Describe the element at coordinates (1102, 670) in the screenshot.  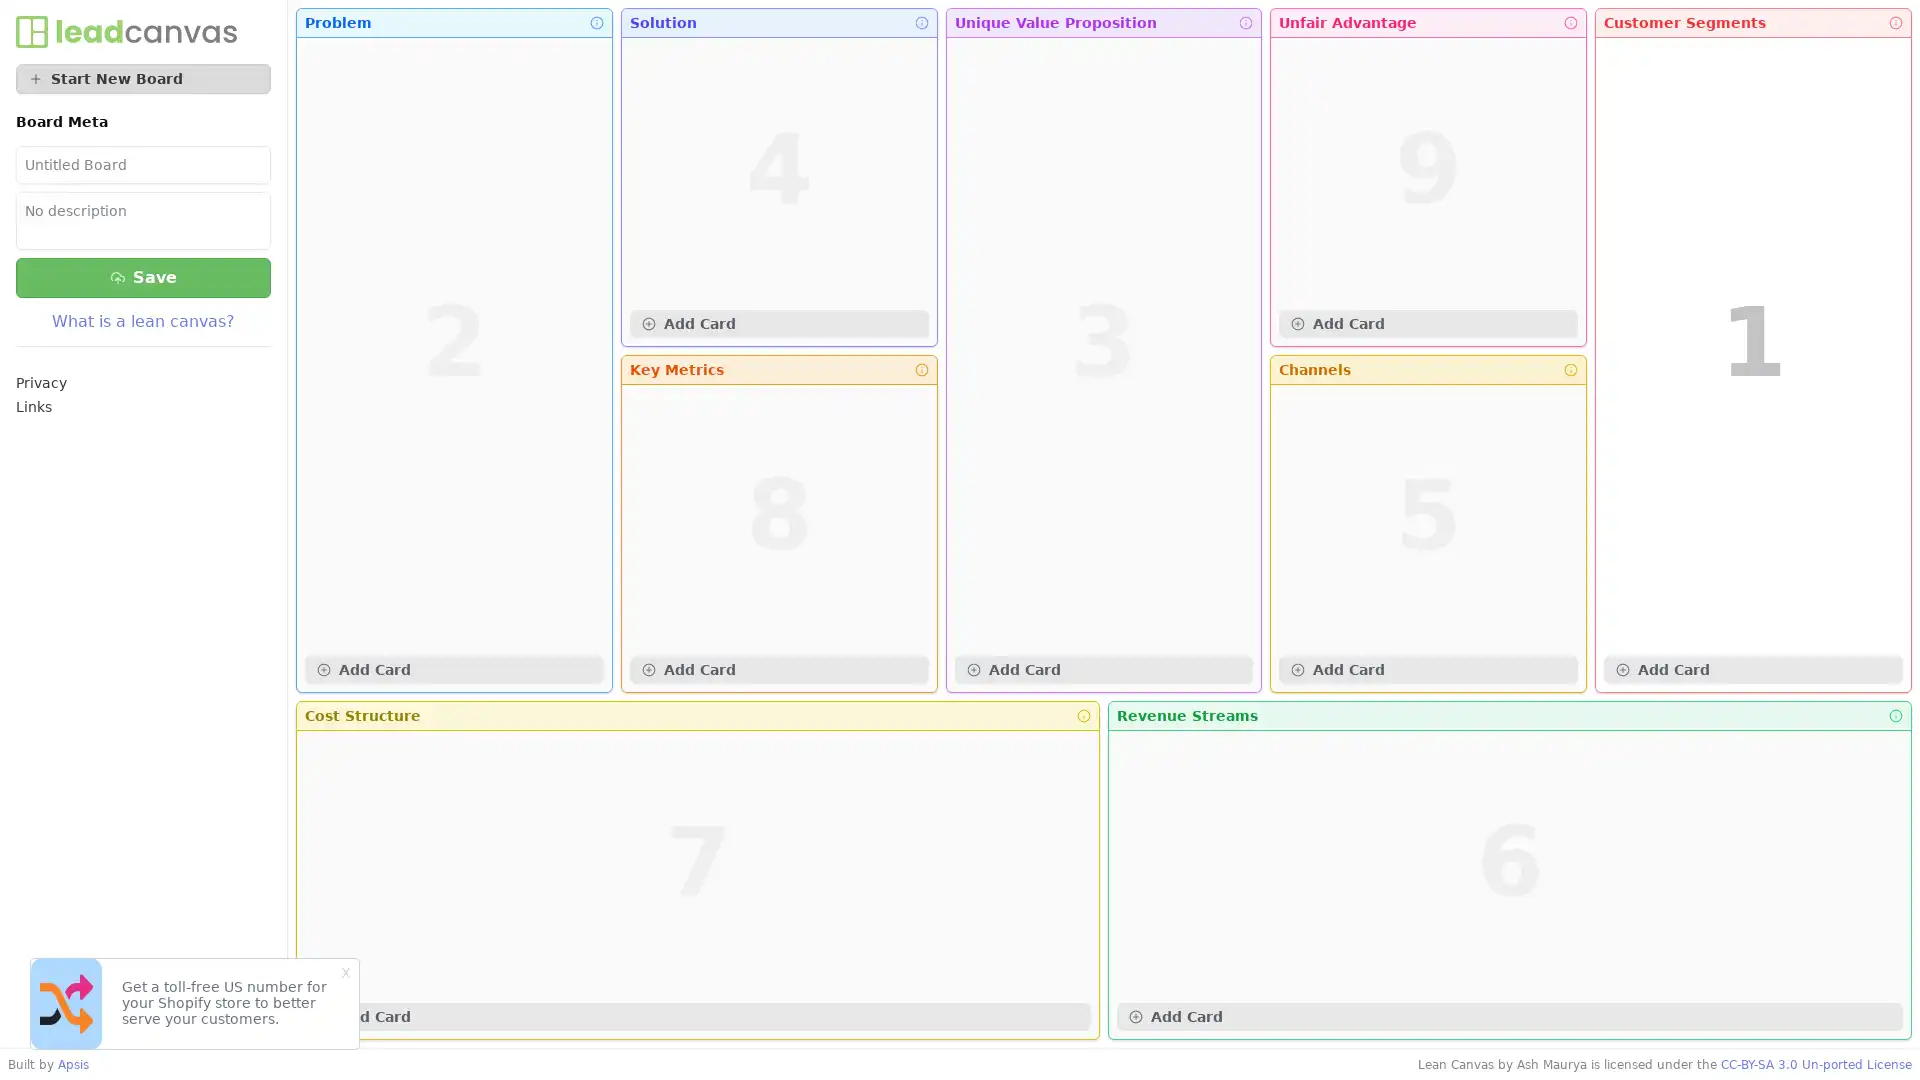
I see `Add Card` at that location.